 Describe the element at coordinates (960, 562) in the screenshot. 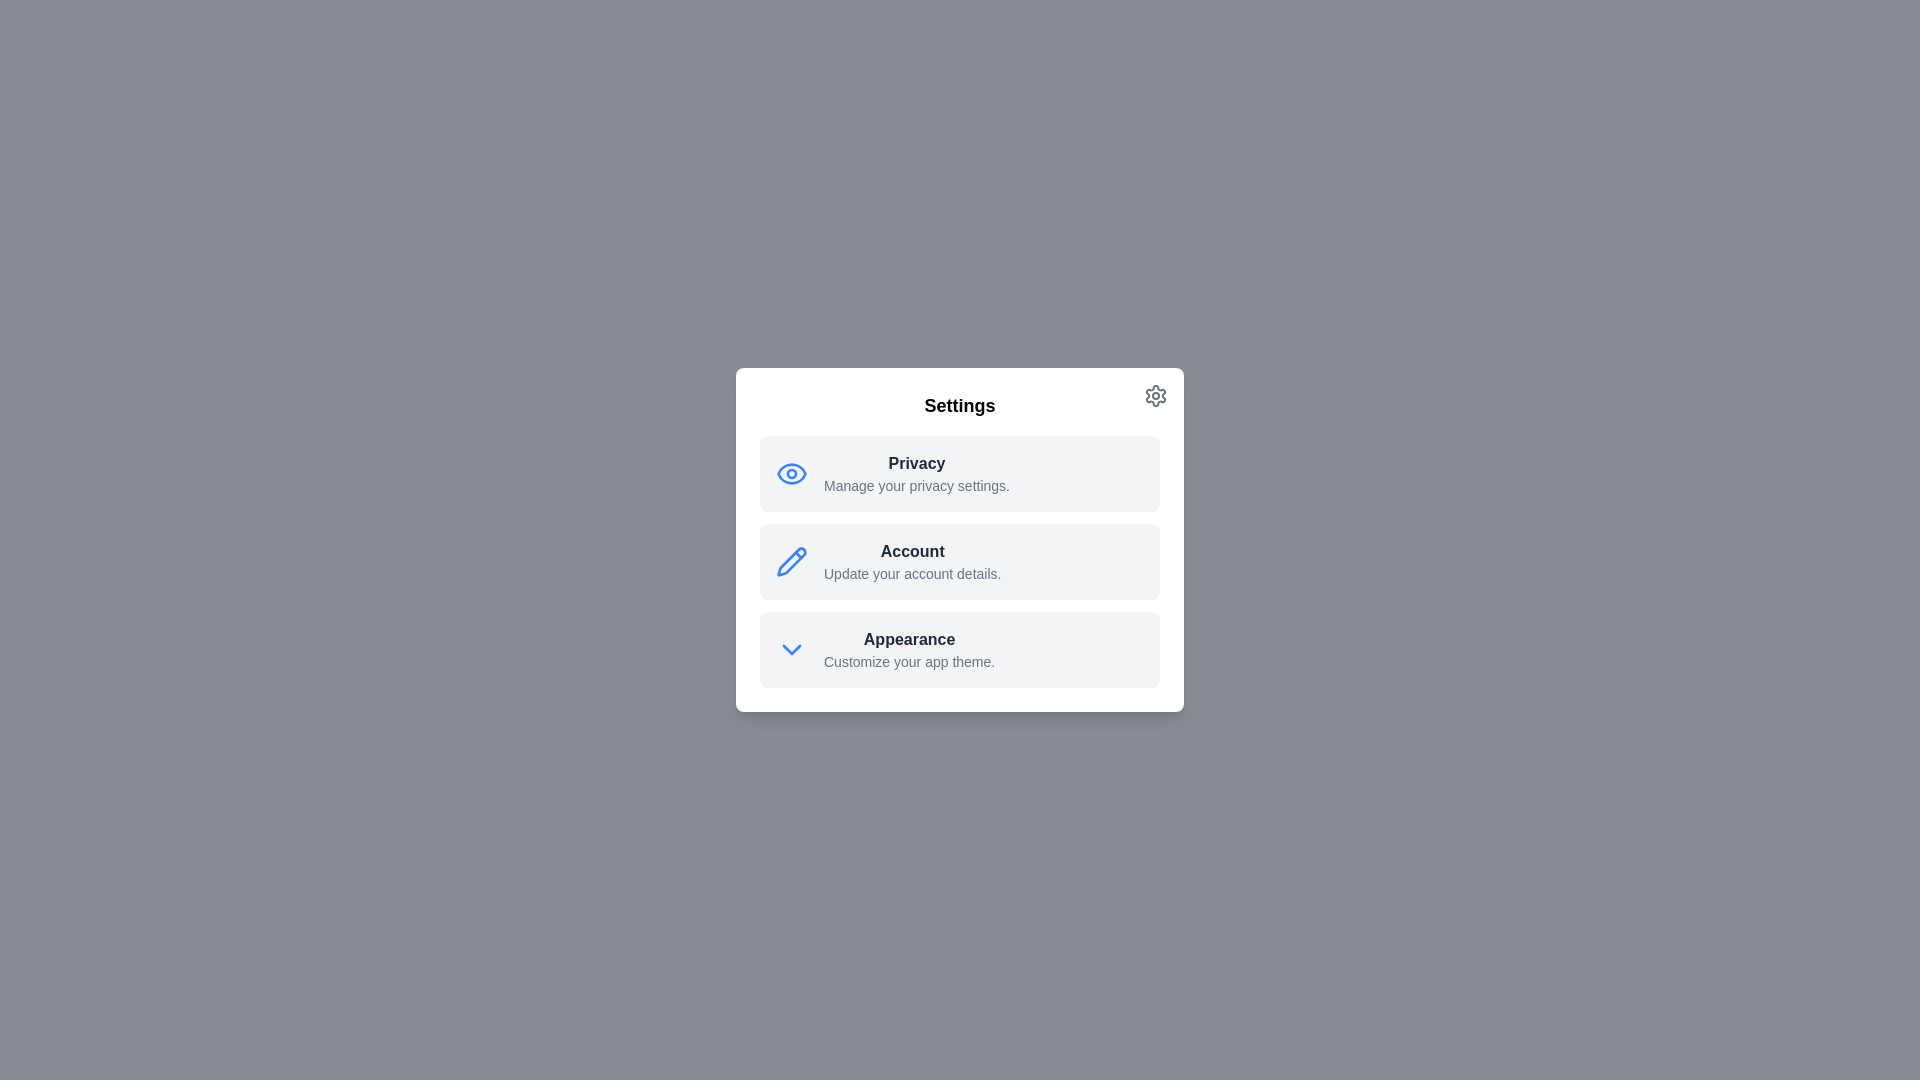

I see `the desired setting: Account` at that location.